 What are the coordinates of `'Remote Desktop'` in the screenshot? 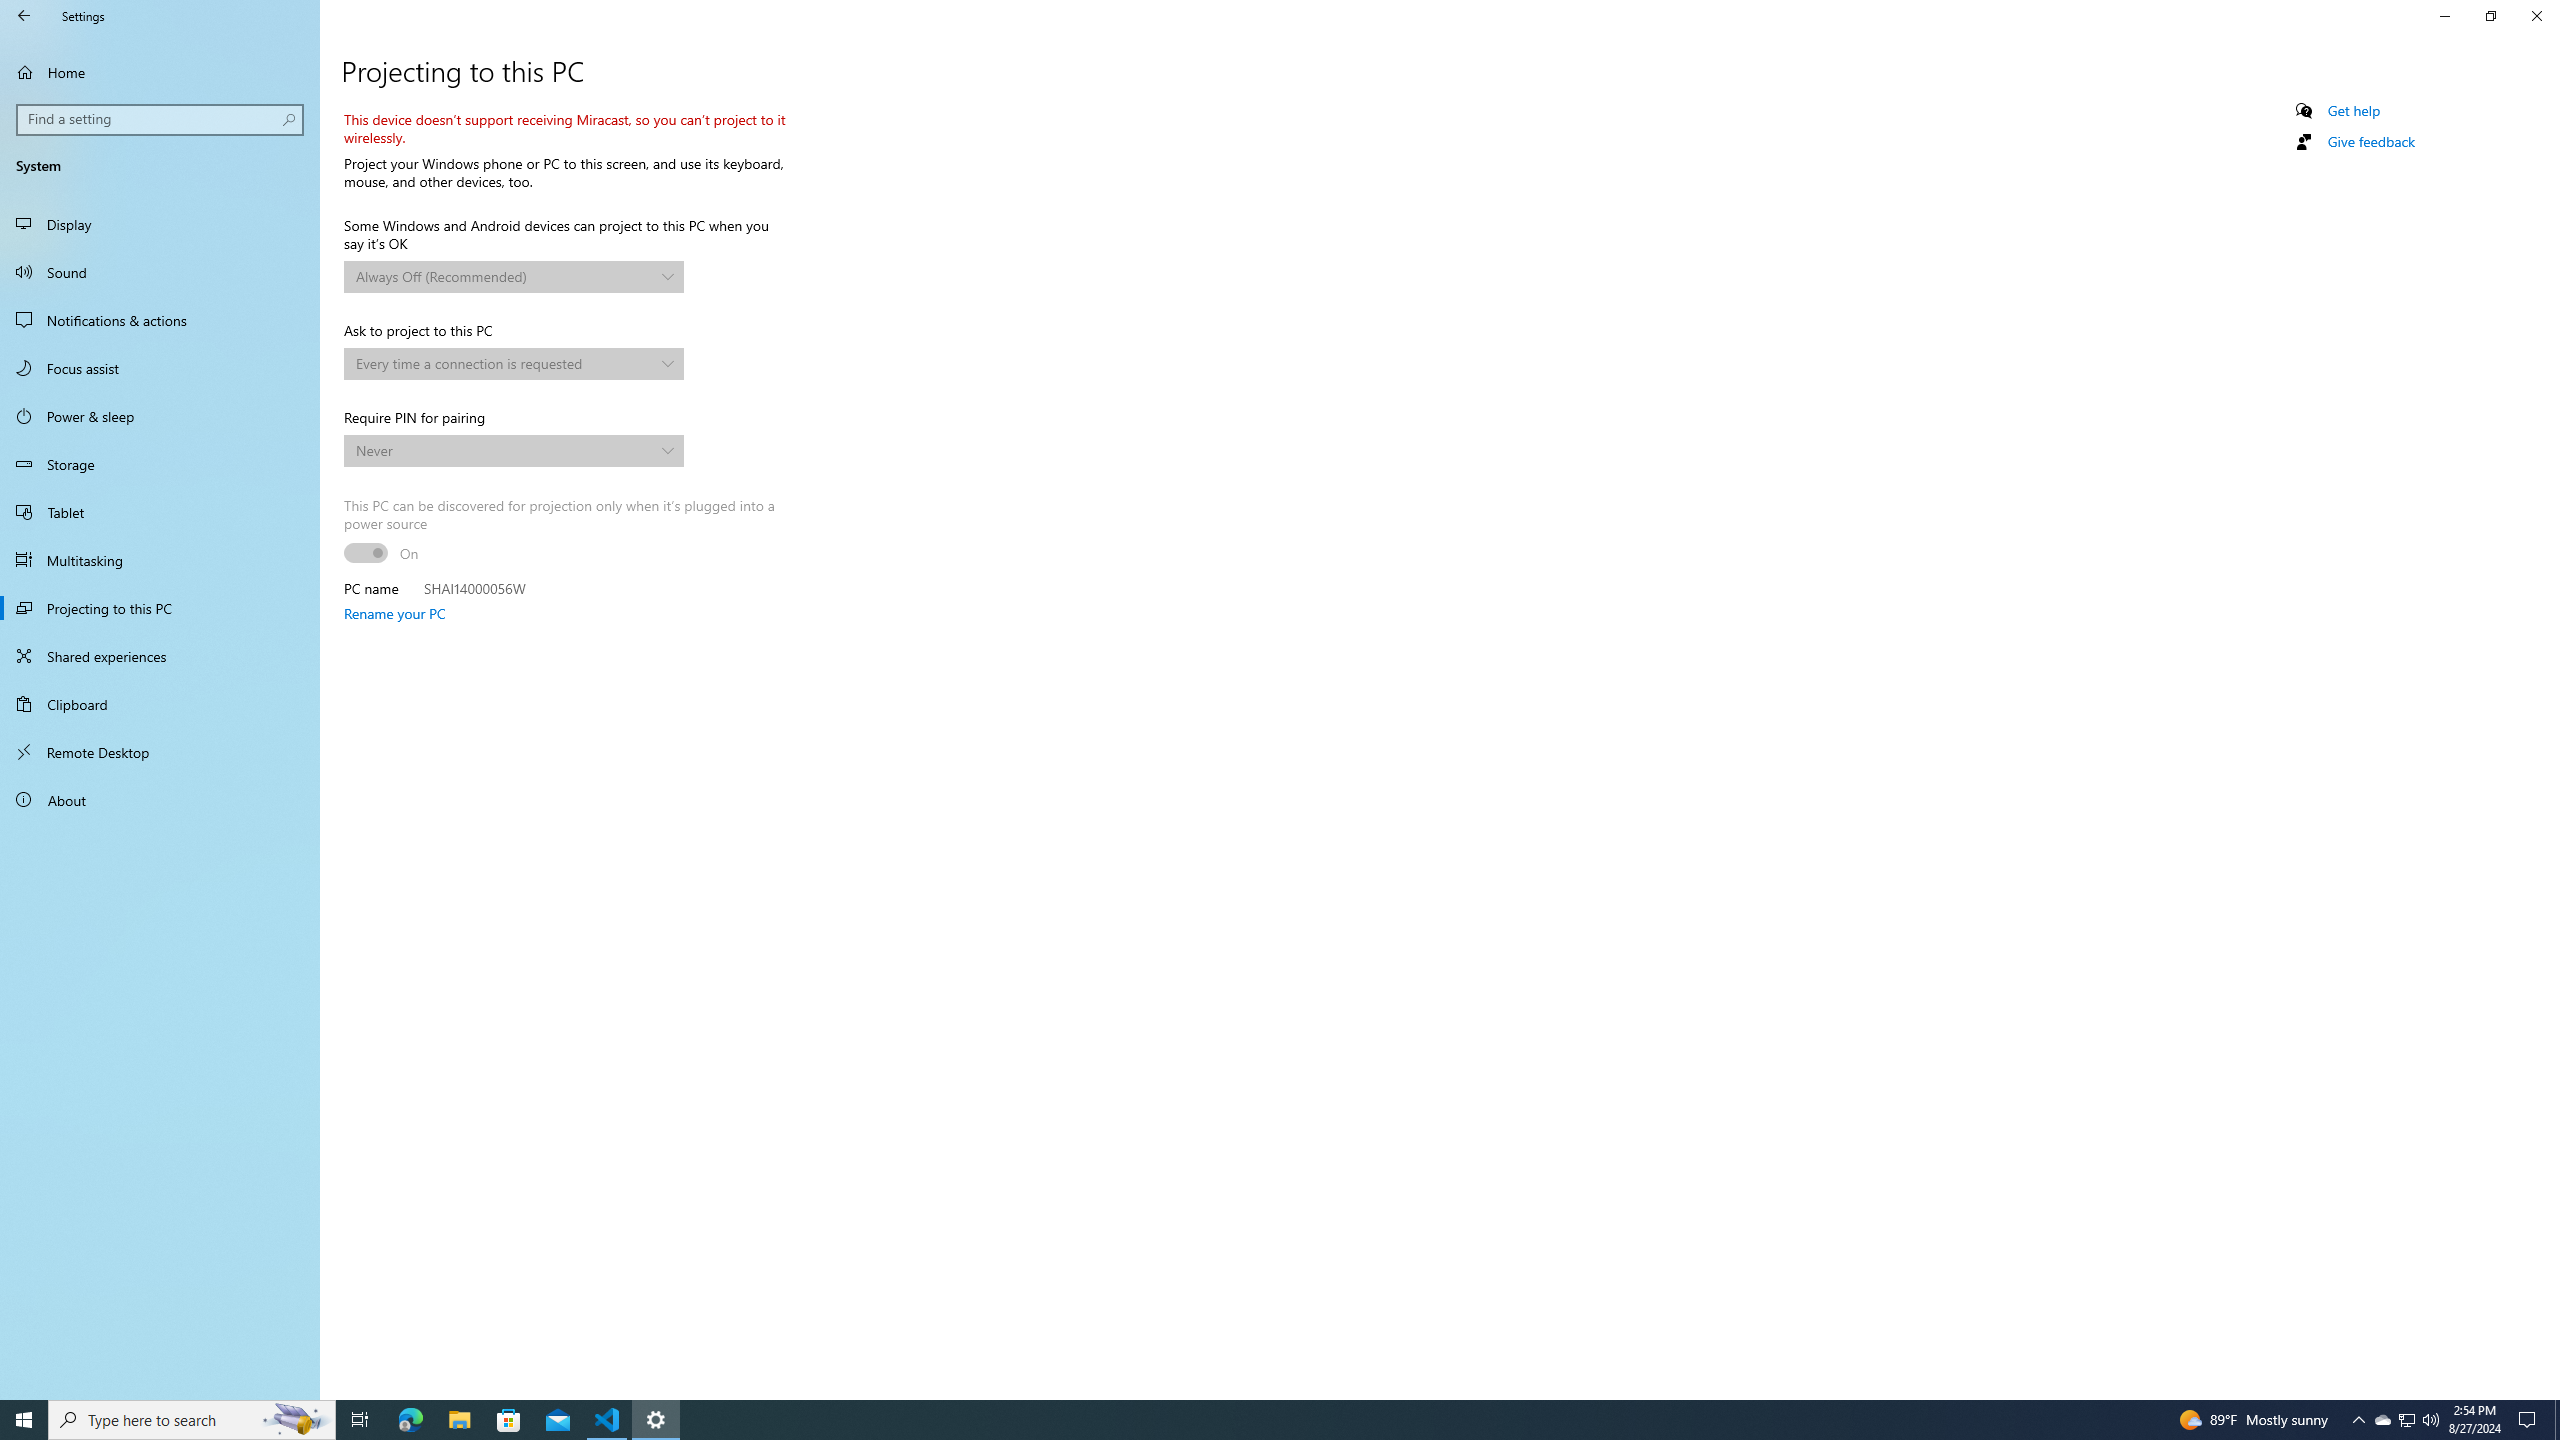 It's located at (159, 751).